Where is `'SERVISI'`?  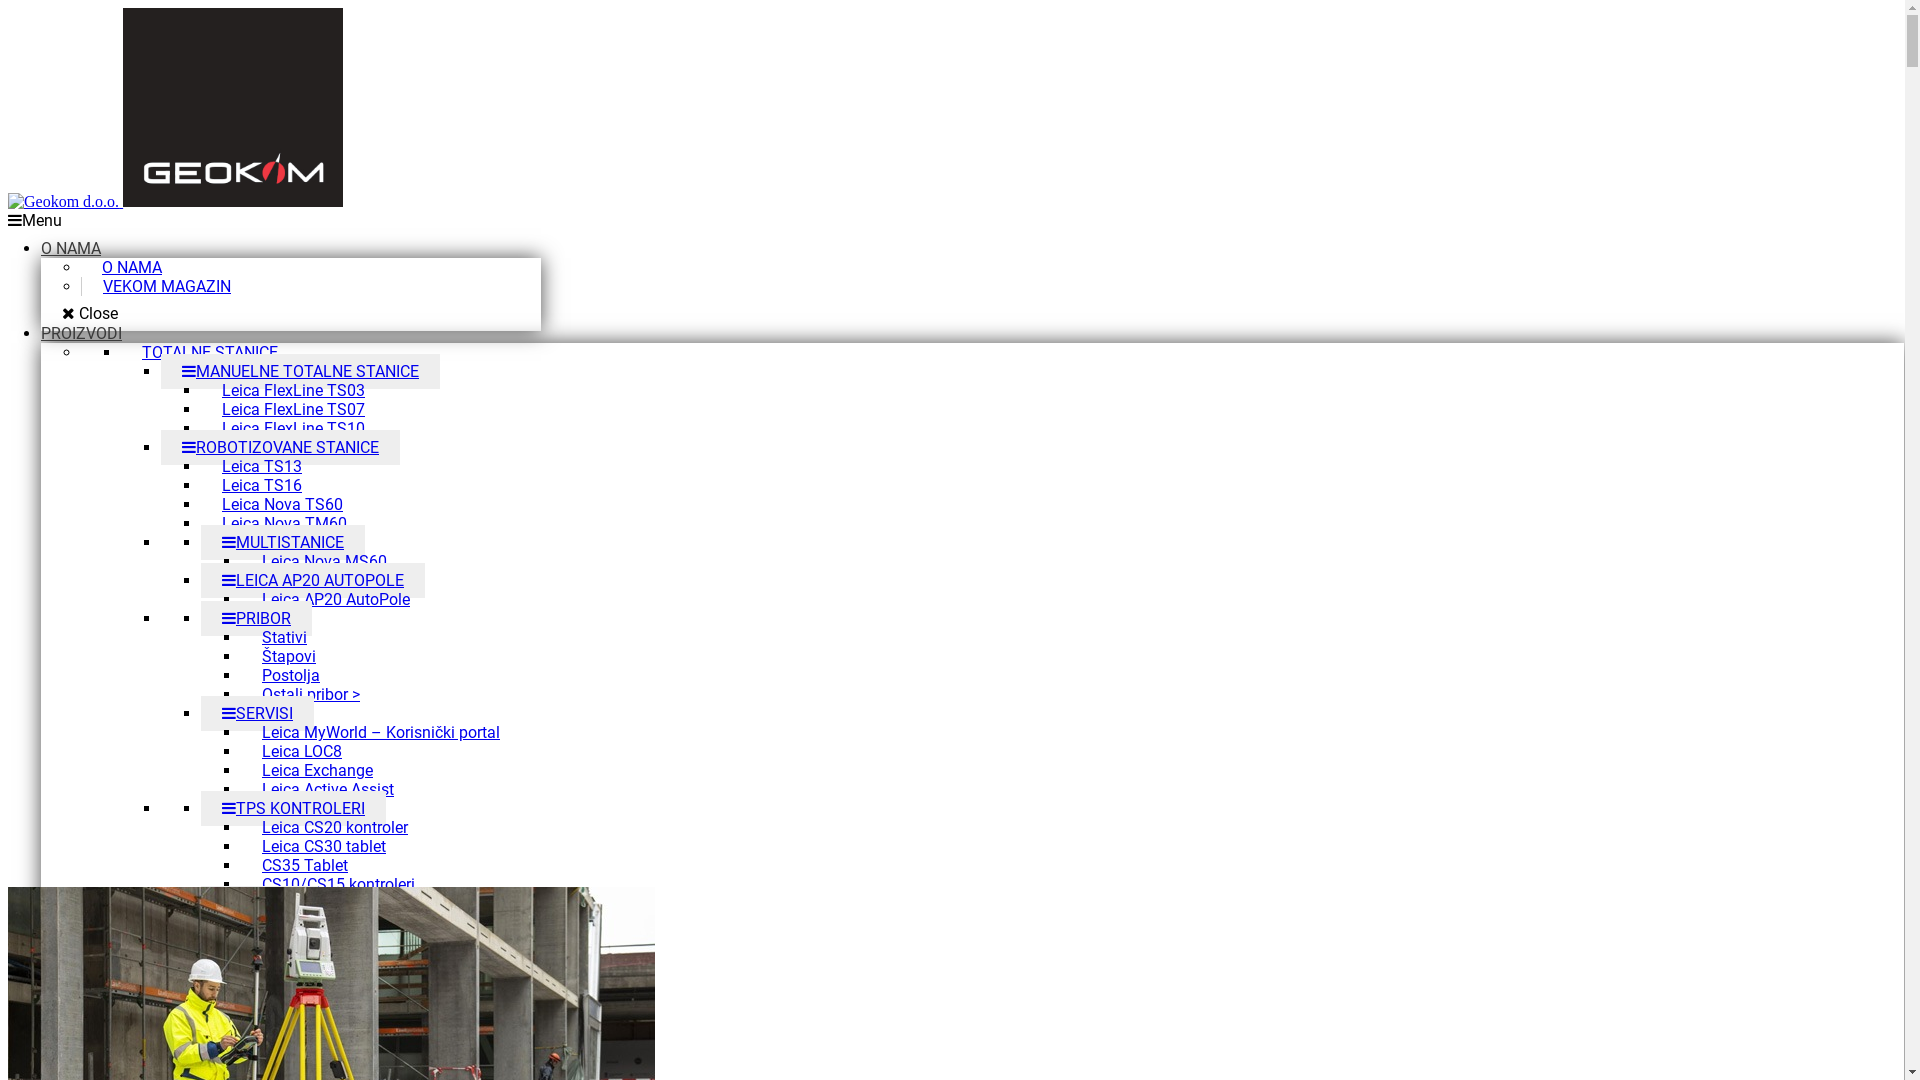 'SERVISI' is located at coordinates (256, 712).